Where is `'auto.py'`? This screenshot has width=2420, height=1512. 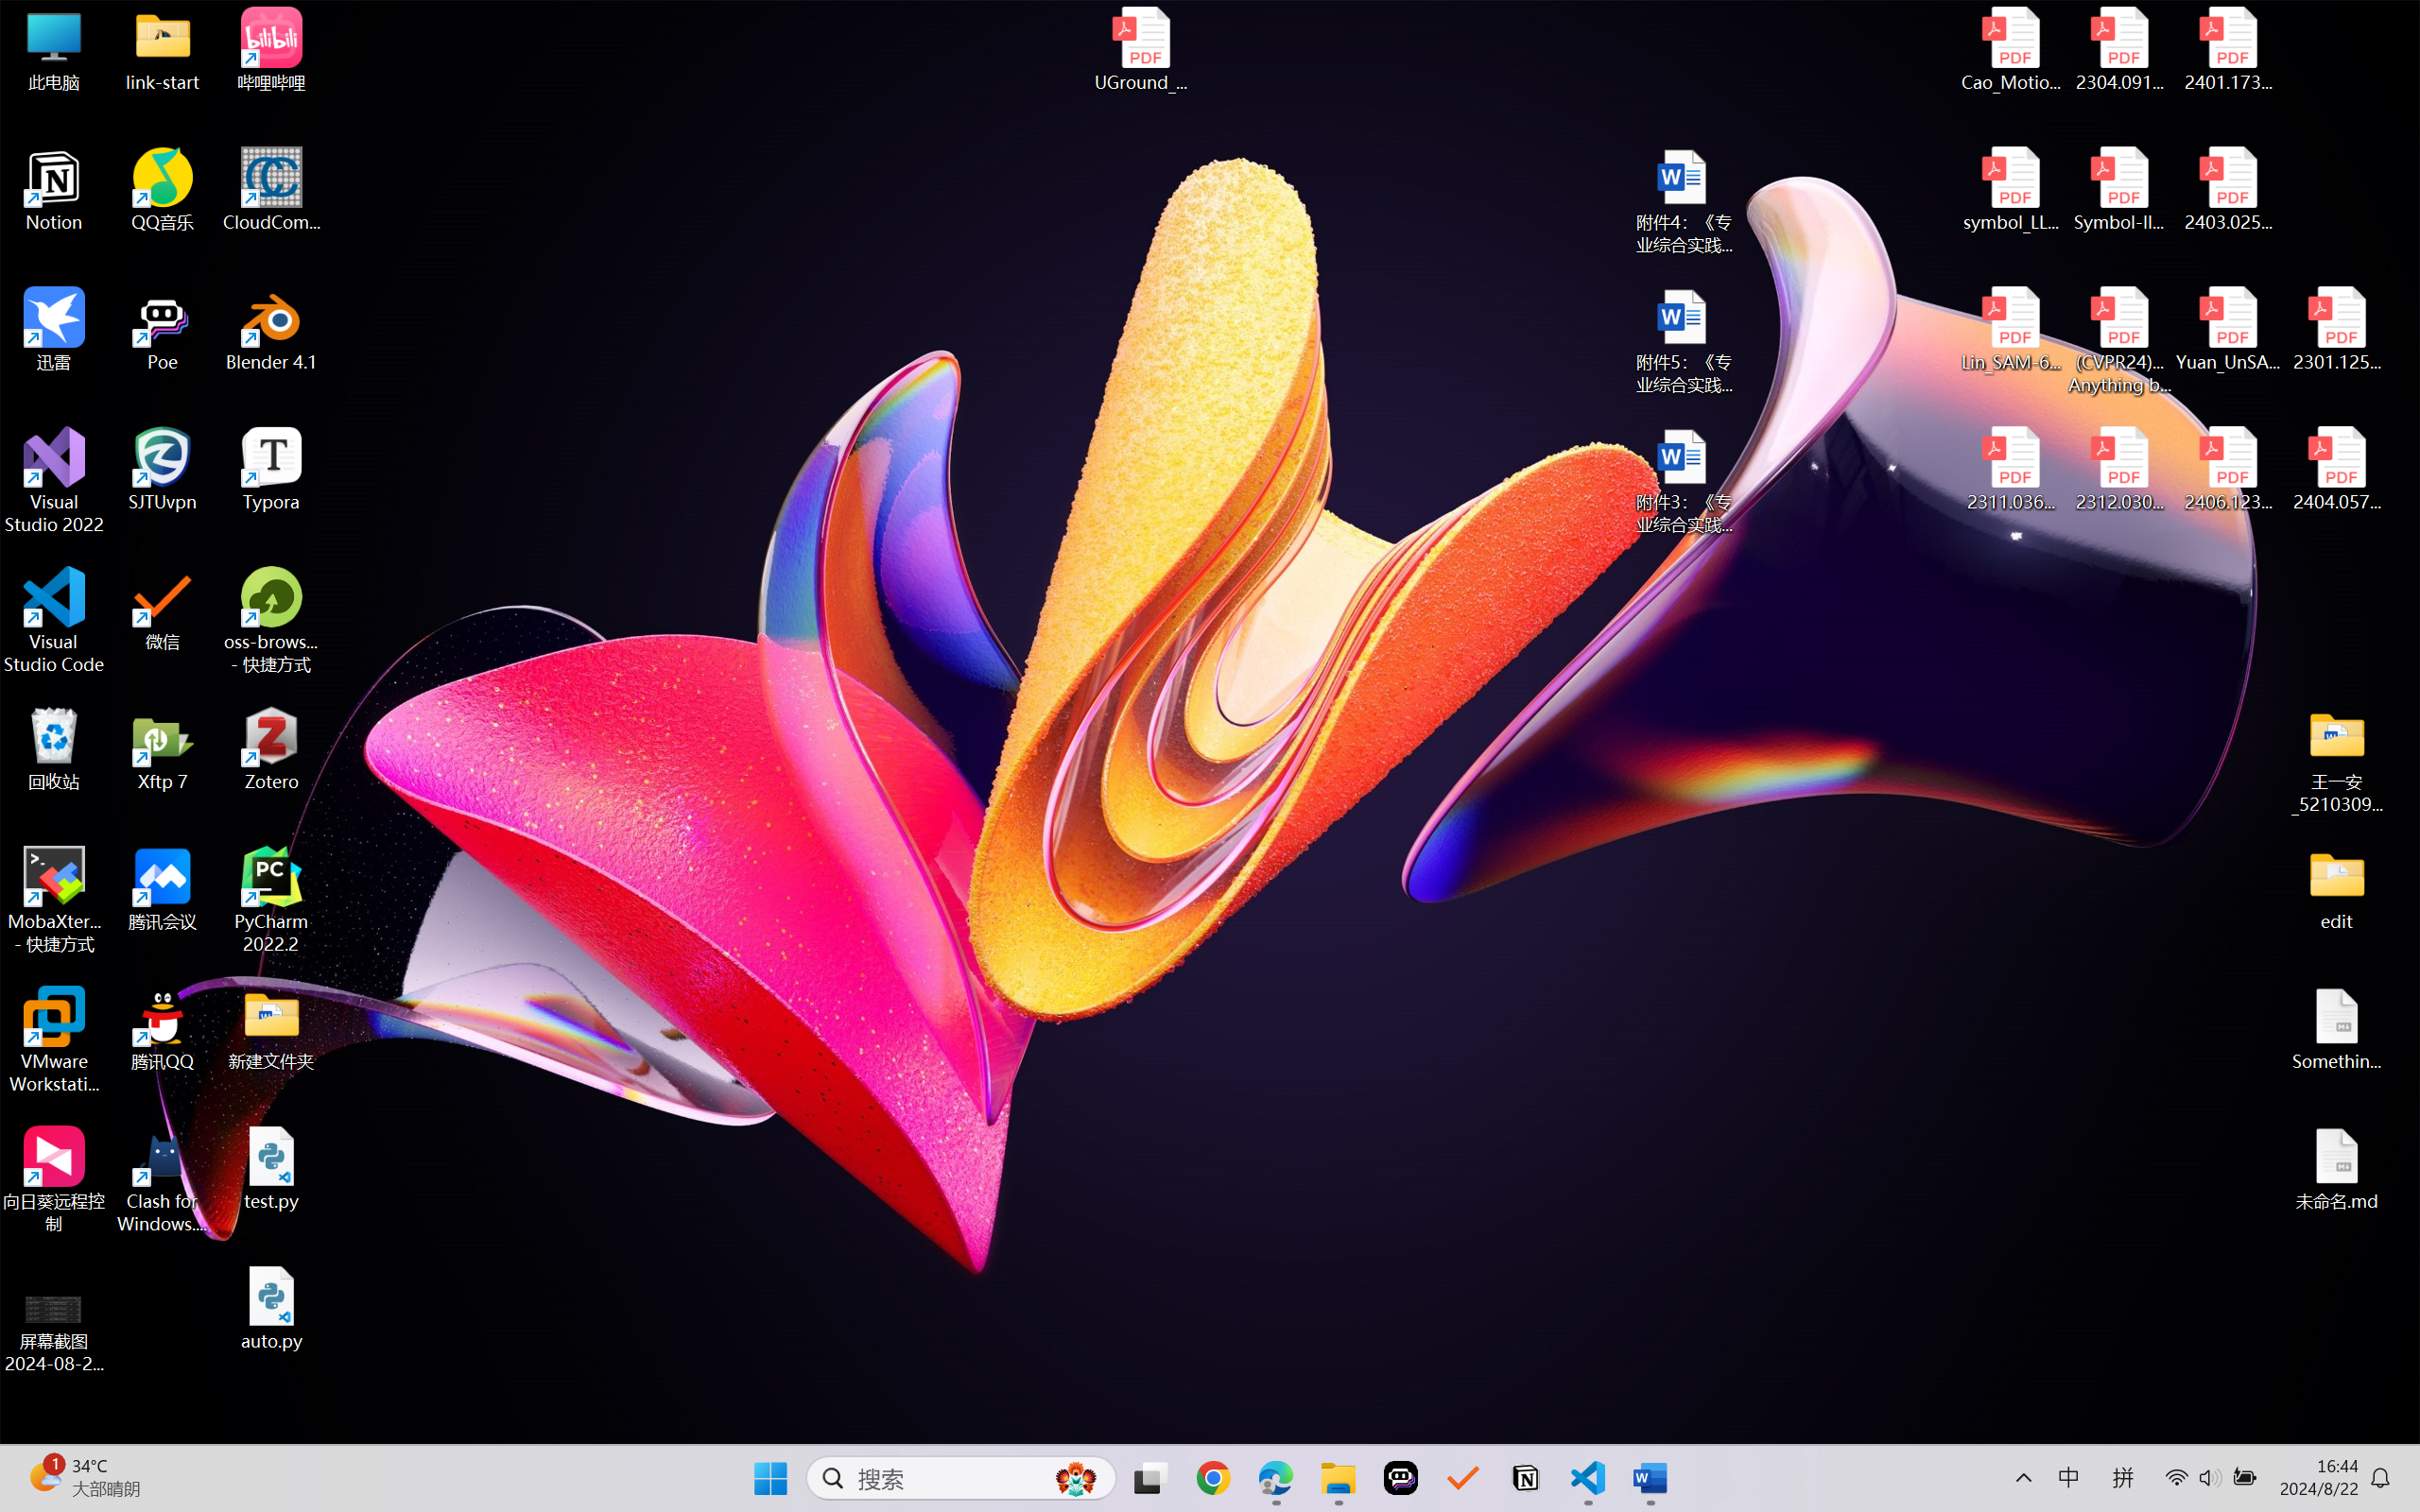
'auto.py' is located at coordinates (271, 1308).